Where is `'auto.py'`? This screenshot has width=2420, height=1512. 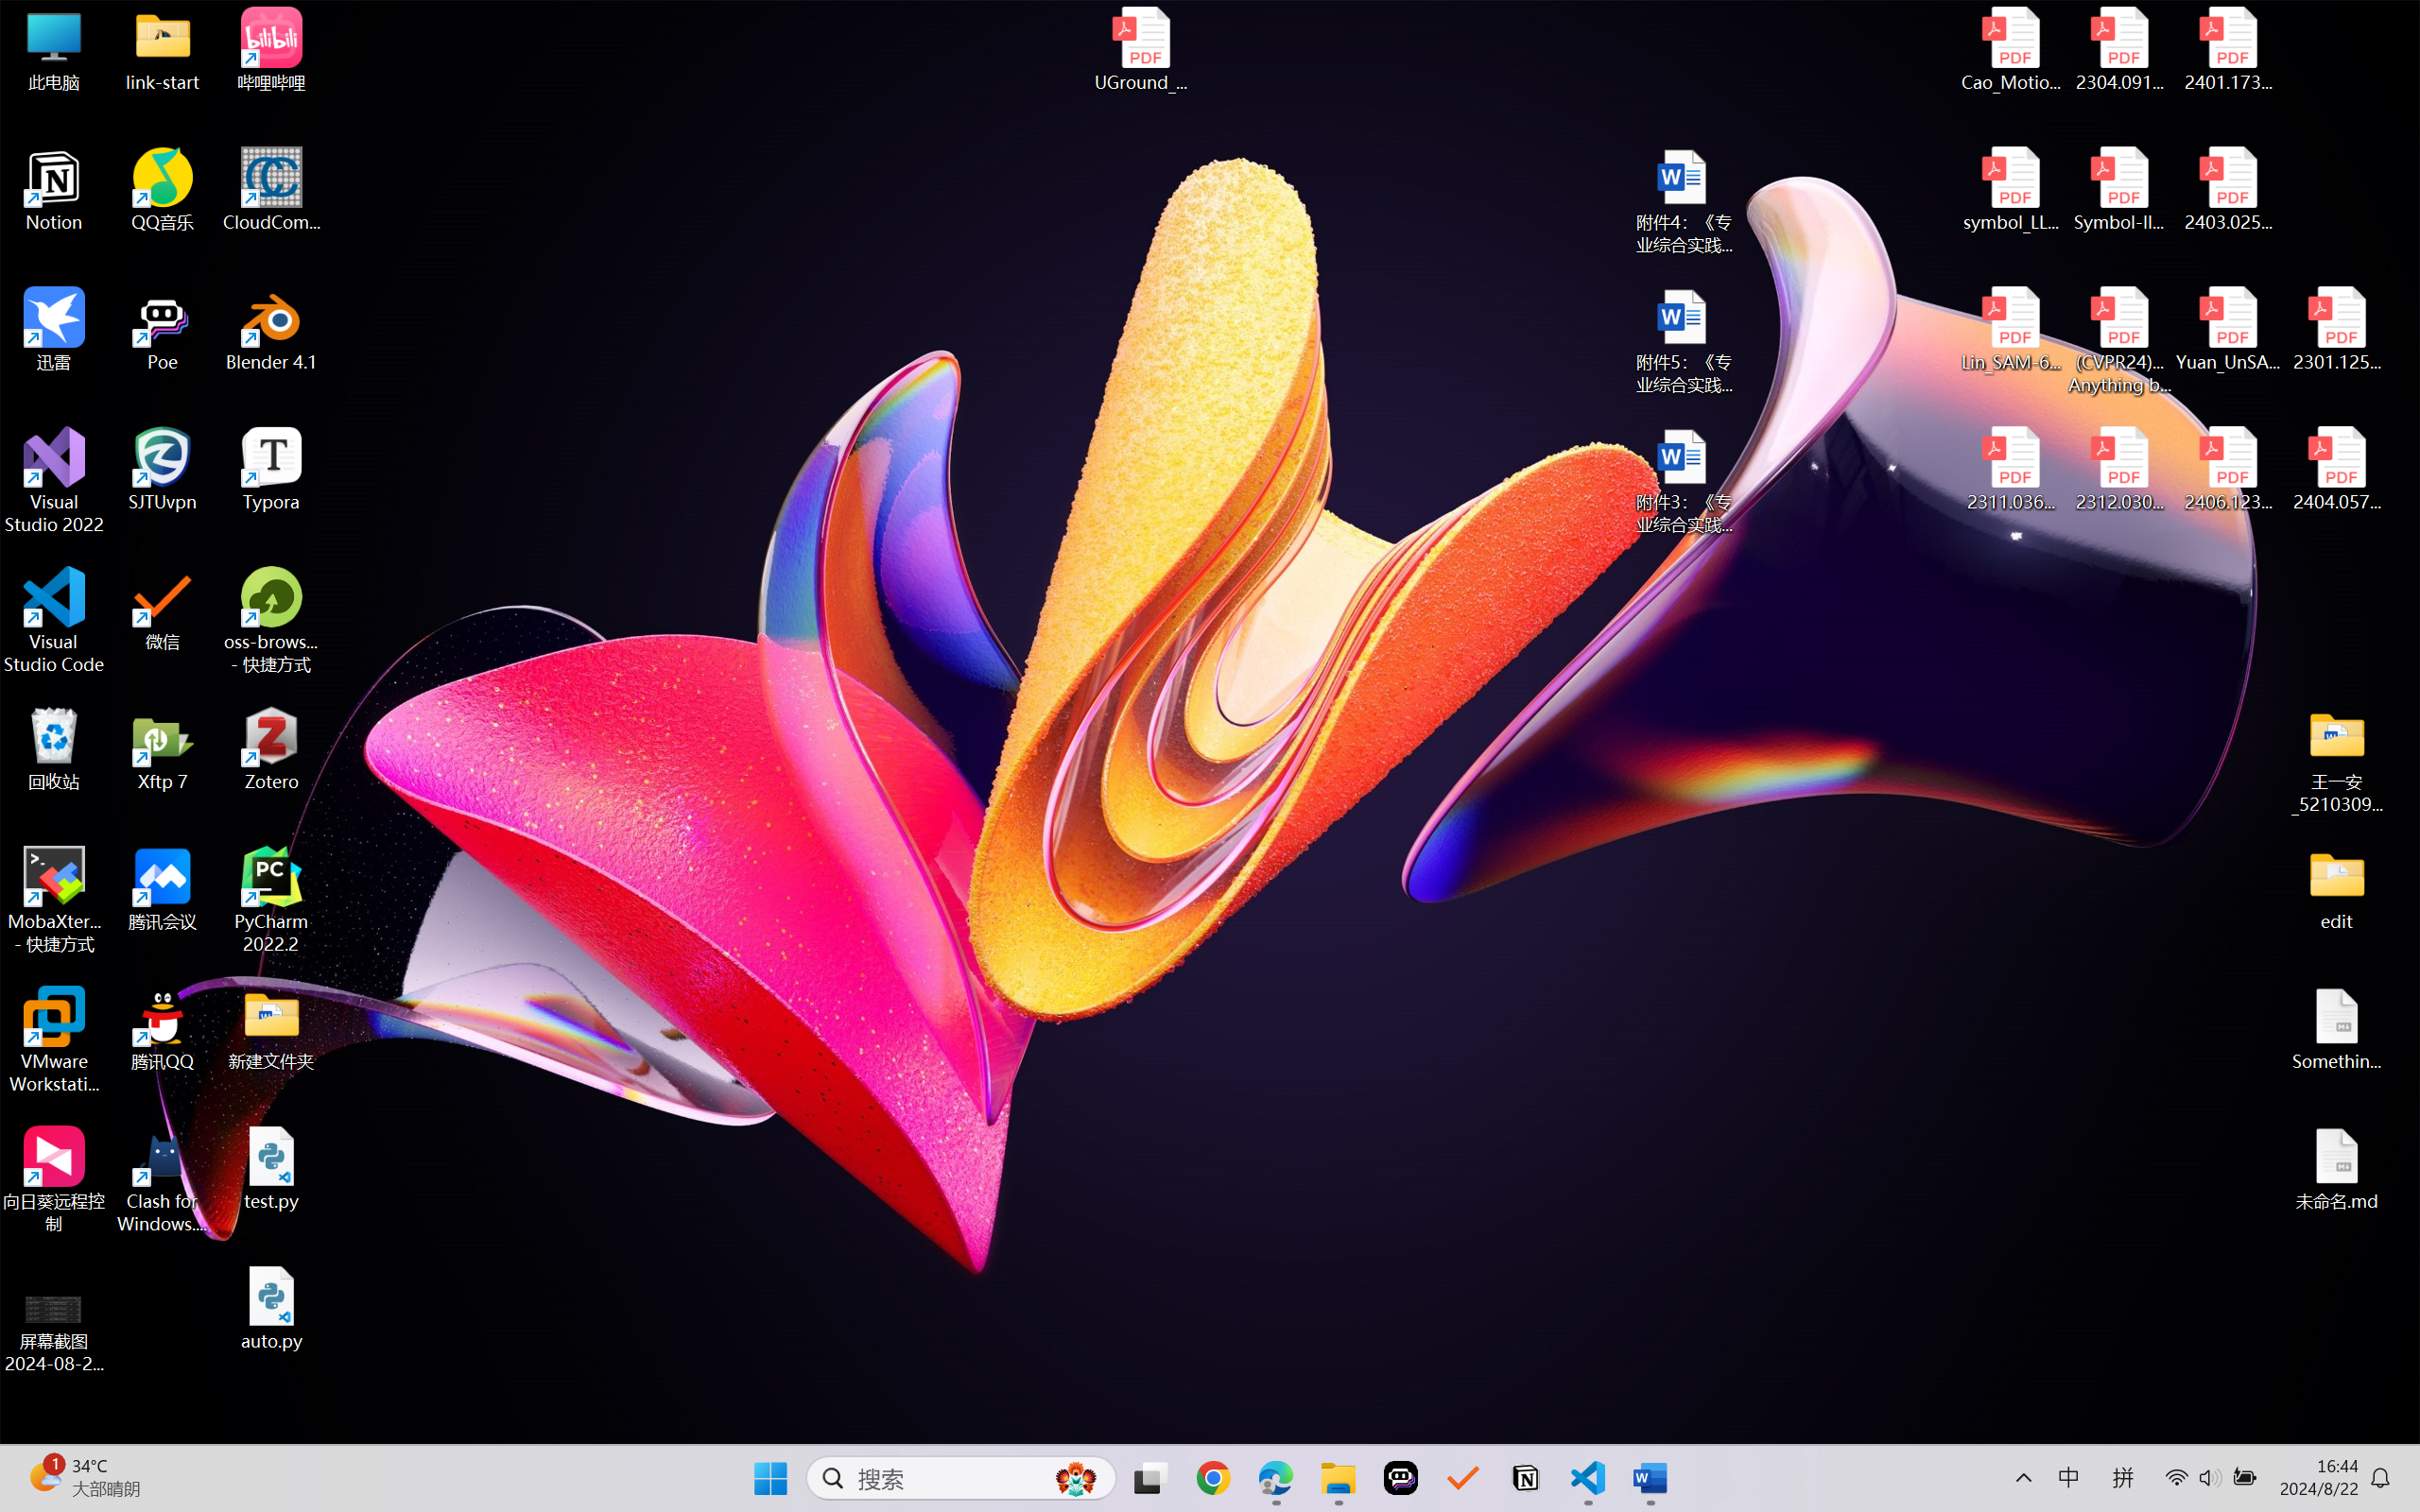
'auto.py' is located at coordinates (271, 1308).